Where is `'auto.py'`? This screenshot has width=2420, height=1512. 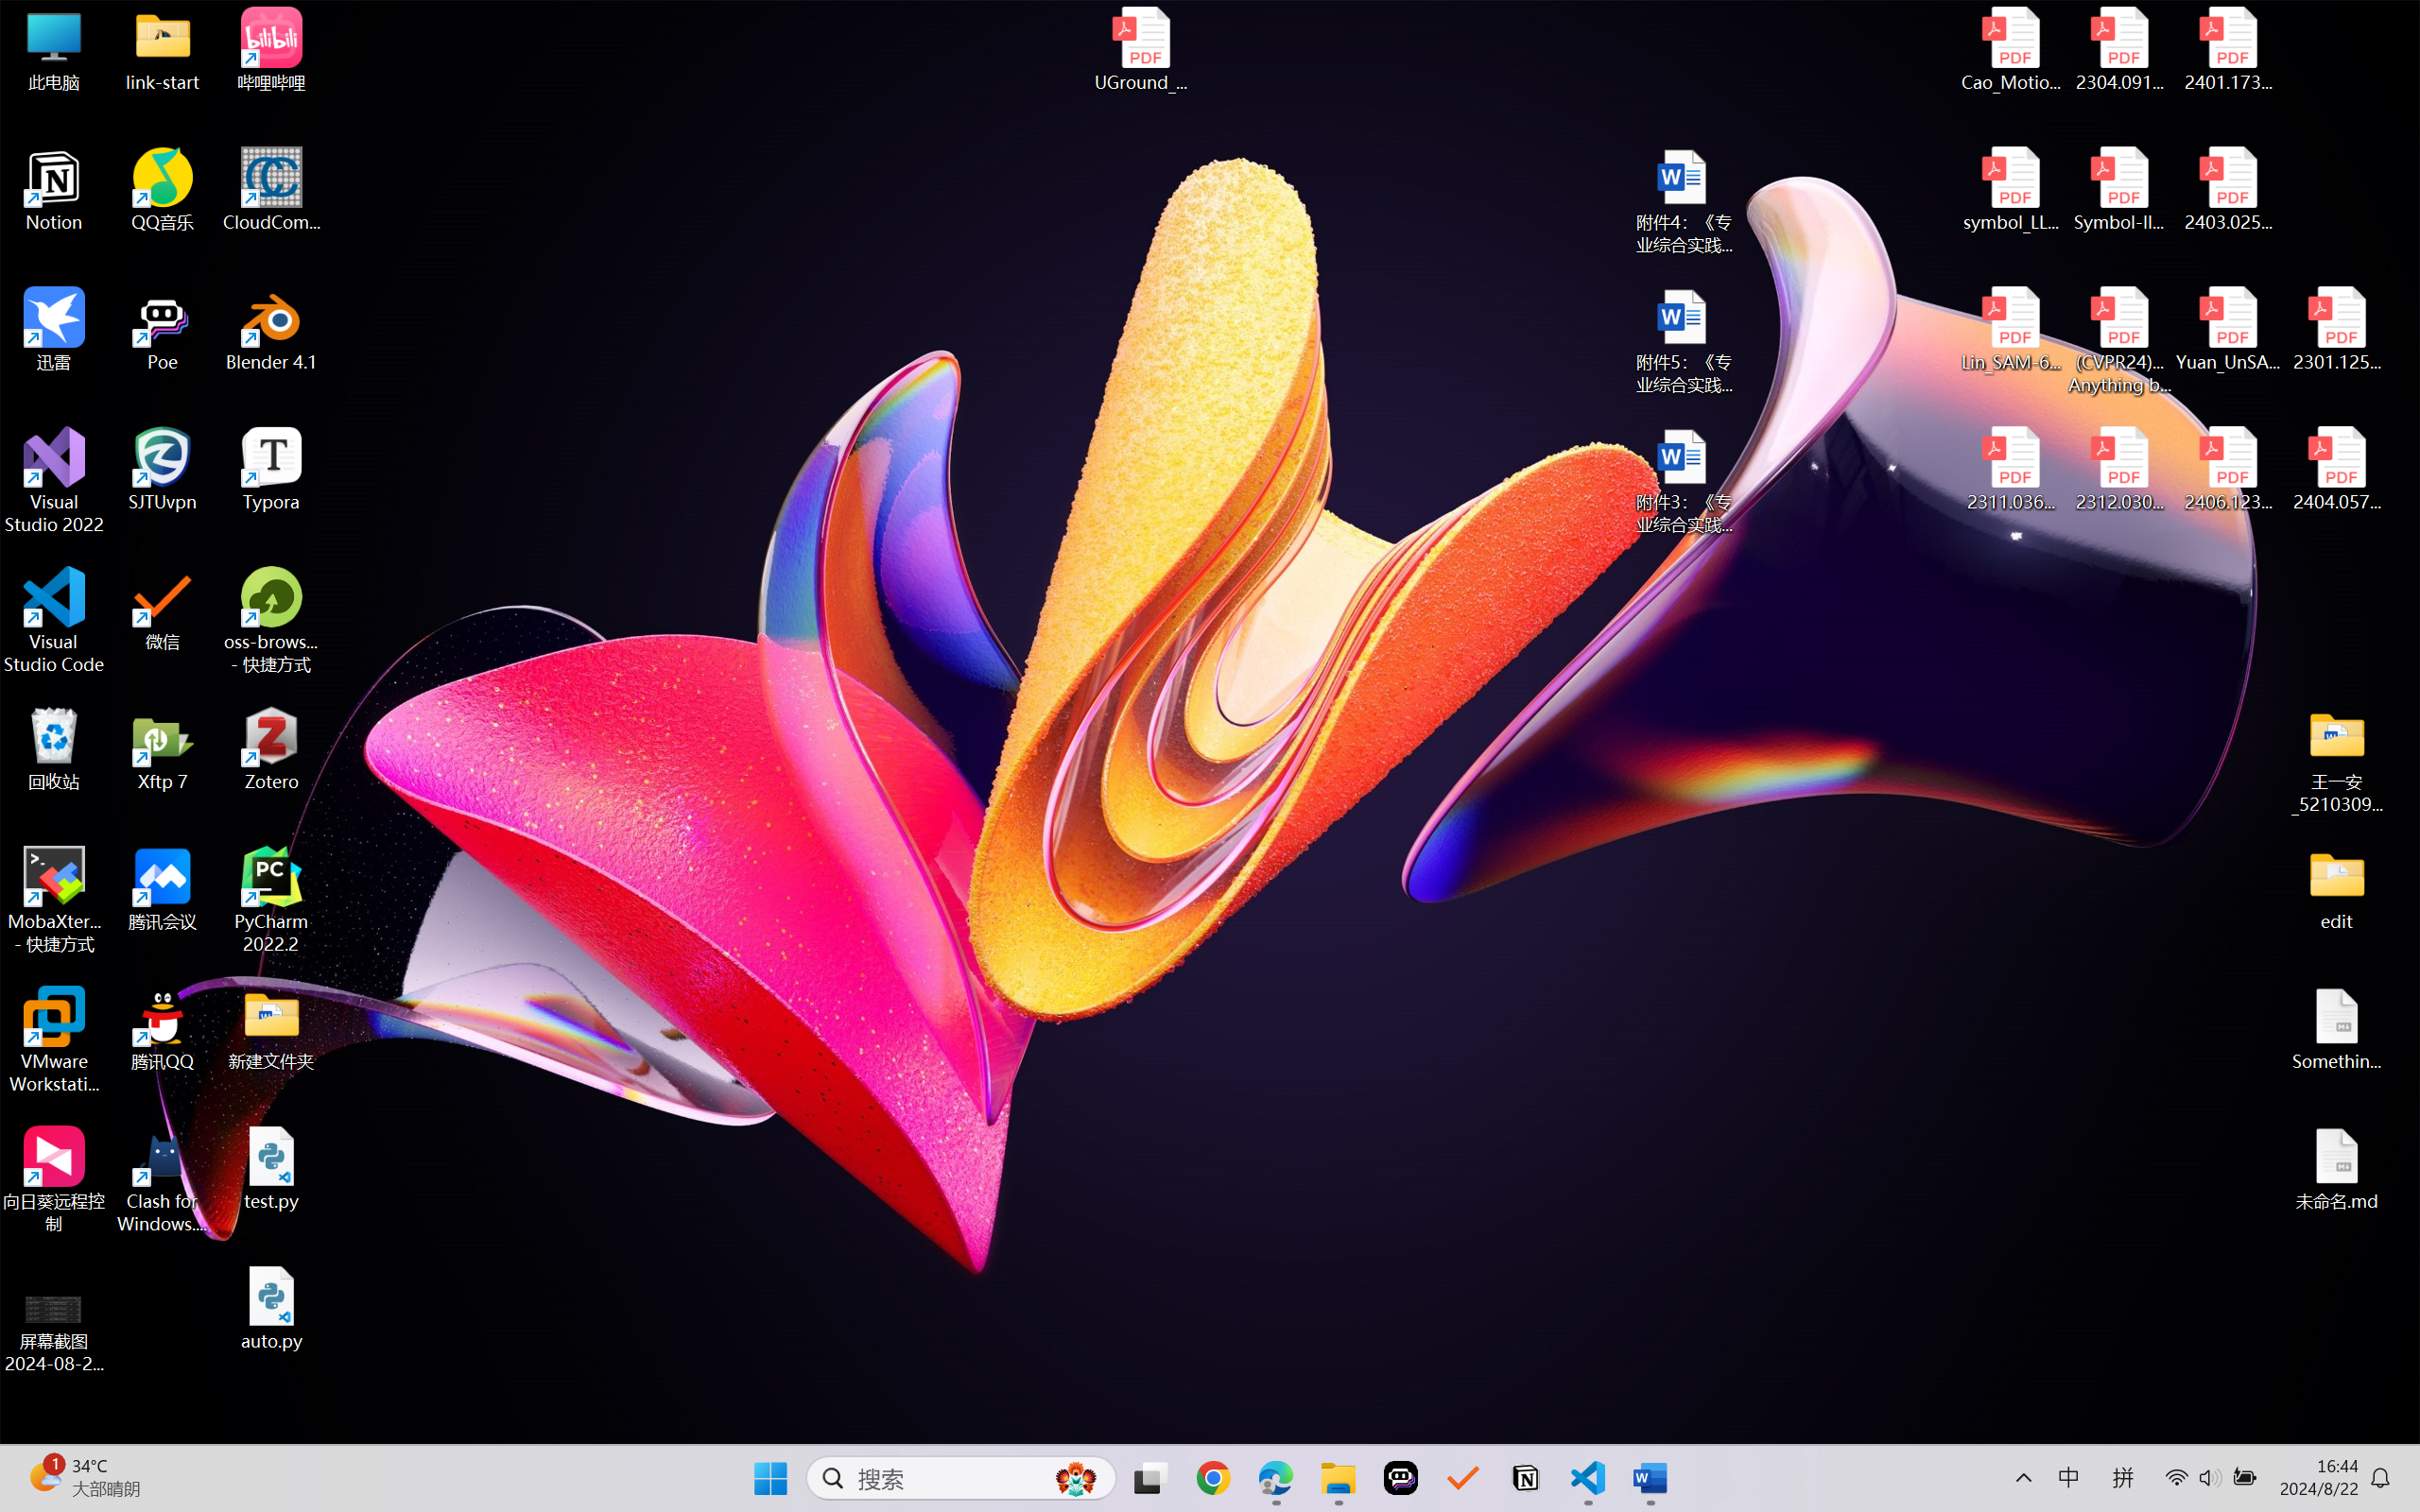
'auto.py' is located at coordinates (271, 1308).